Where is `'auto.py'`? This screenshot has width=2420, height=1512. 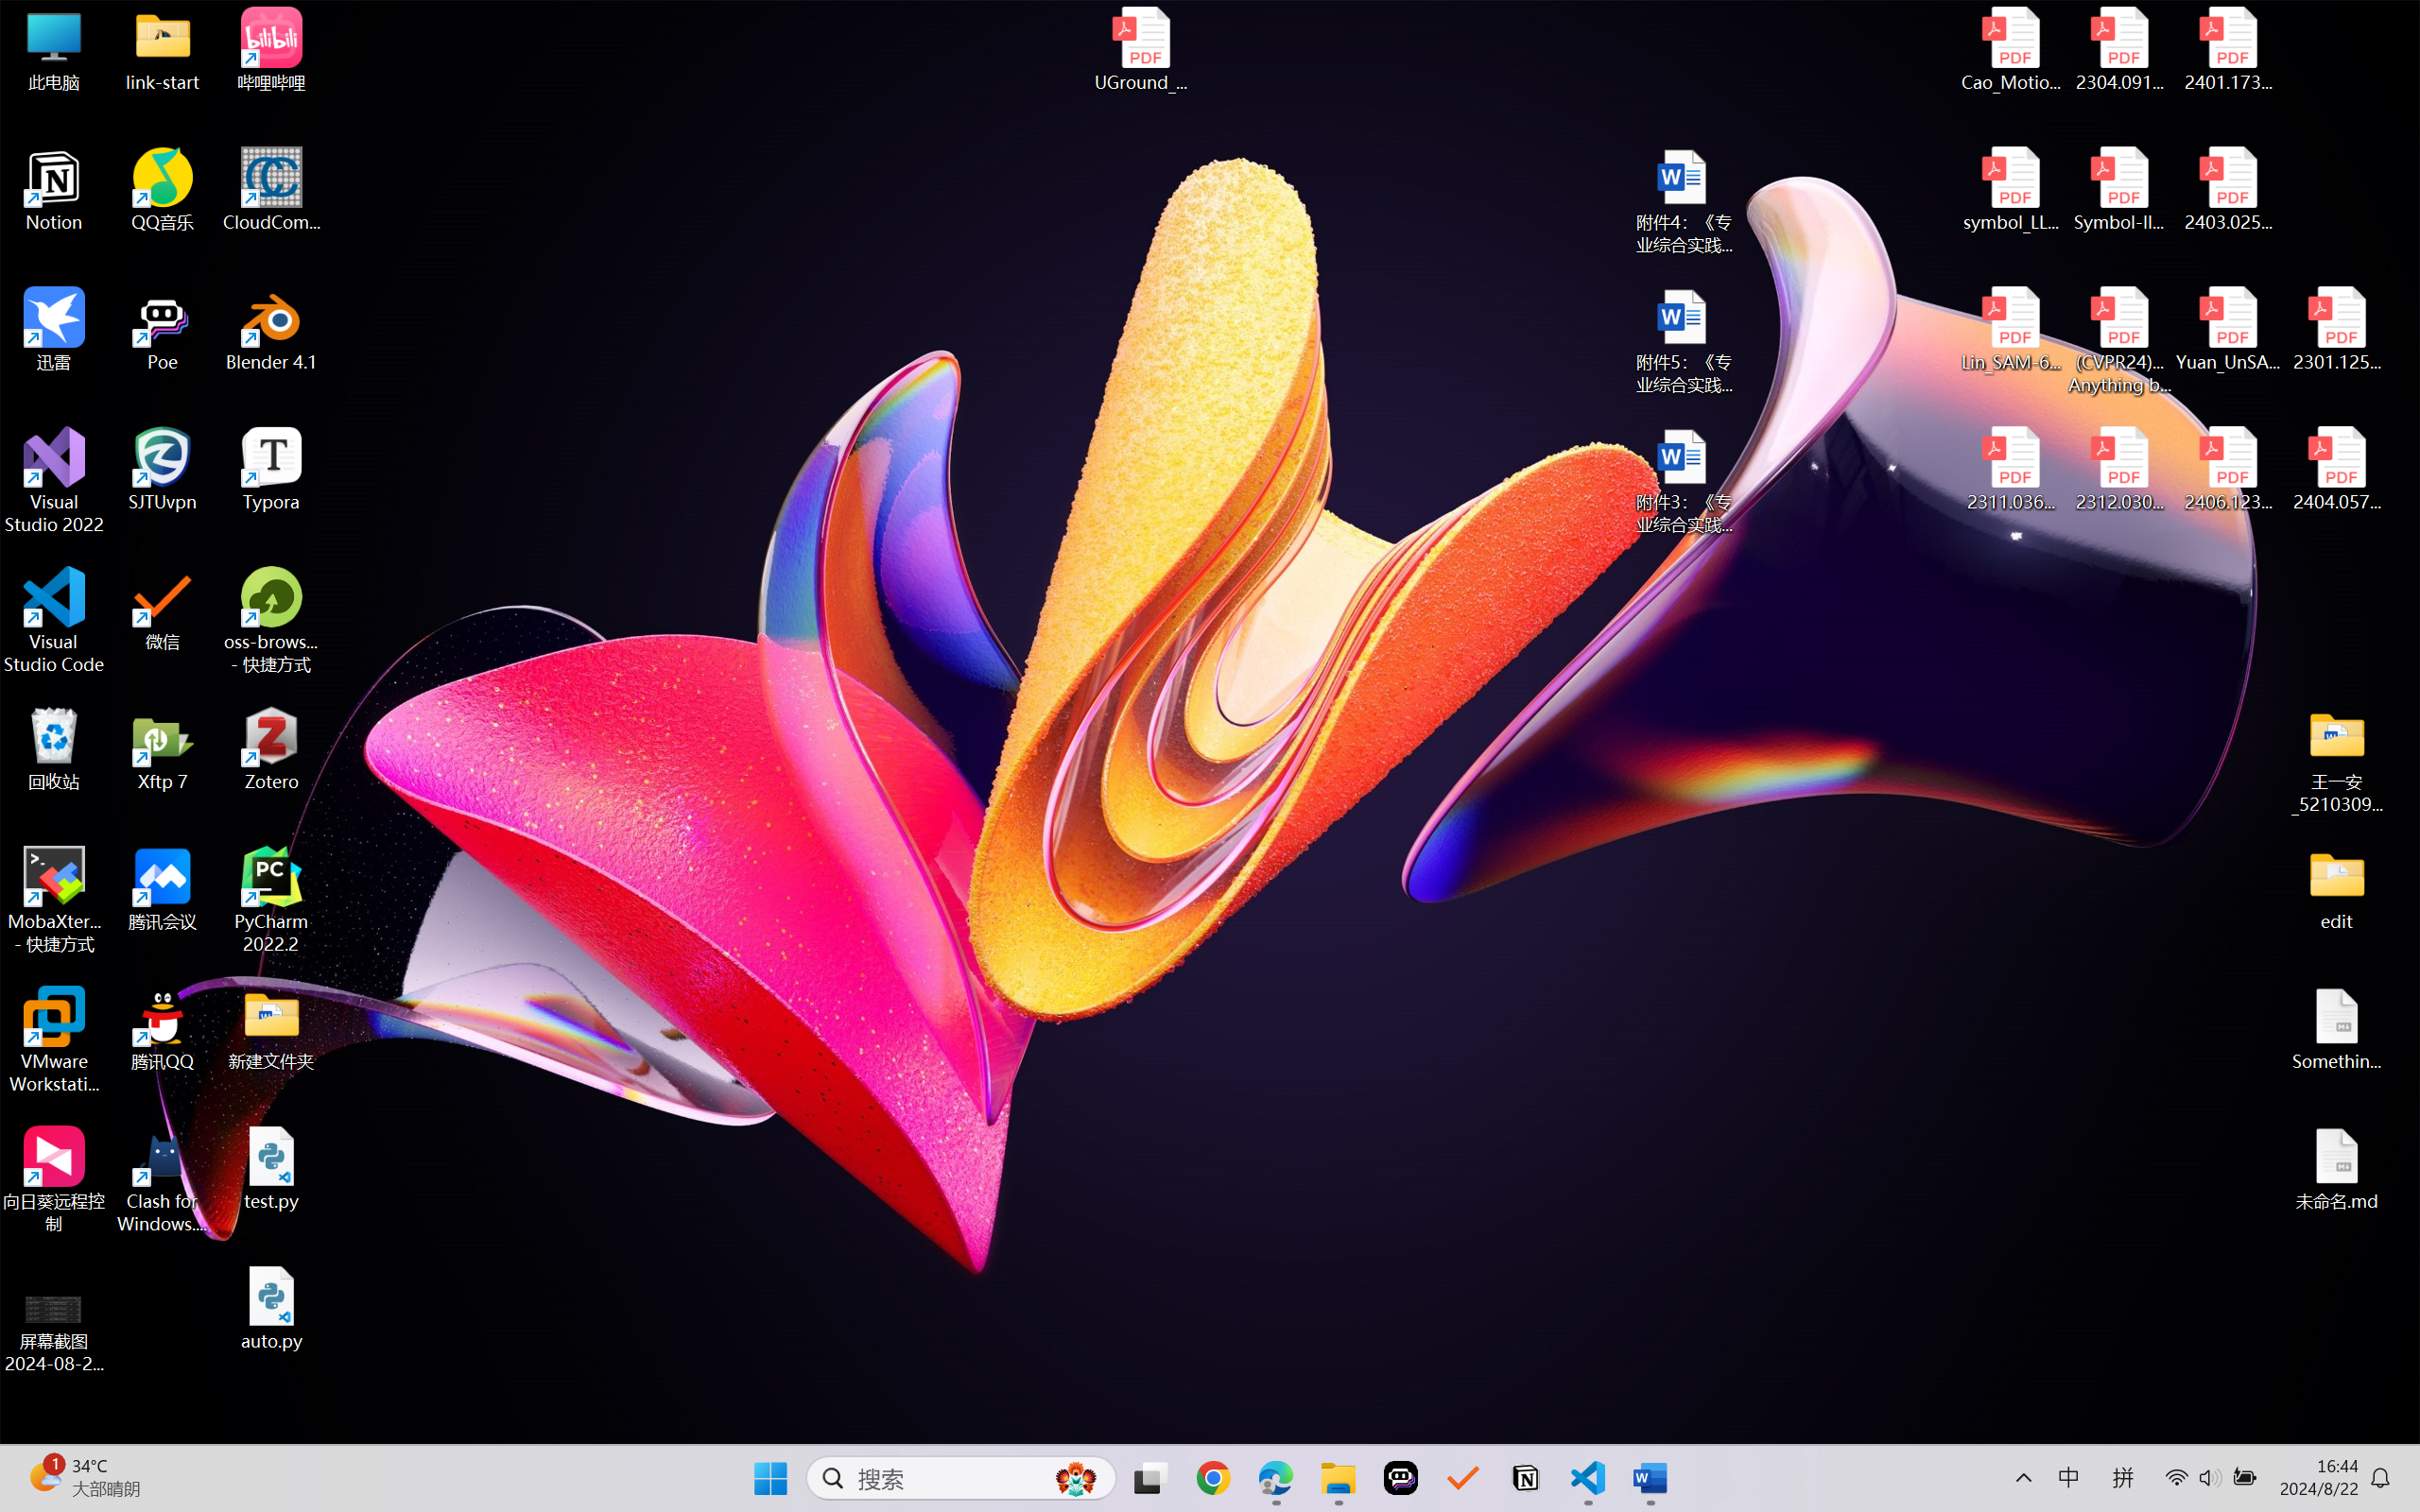
'auto.py' is located at coordinates (271, 1308).